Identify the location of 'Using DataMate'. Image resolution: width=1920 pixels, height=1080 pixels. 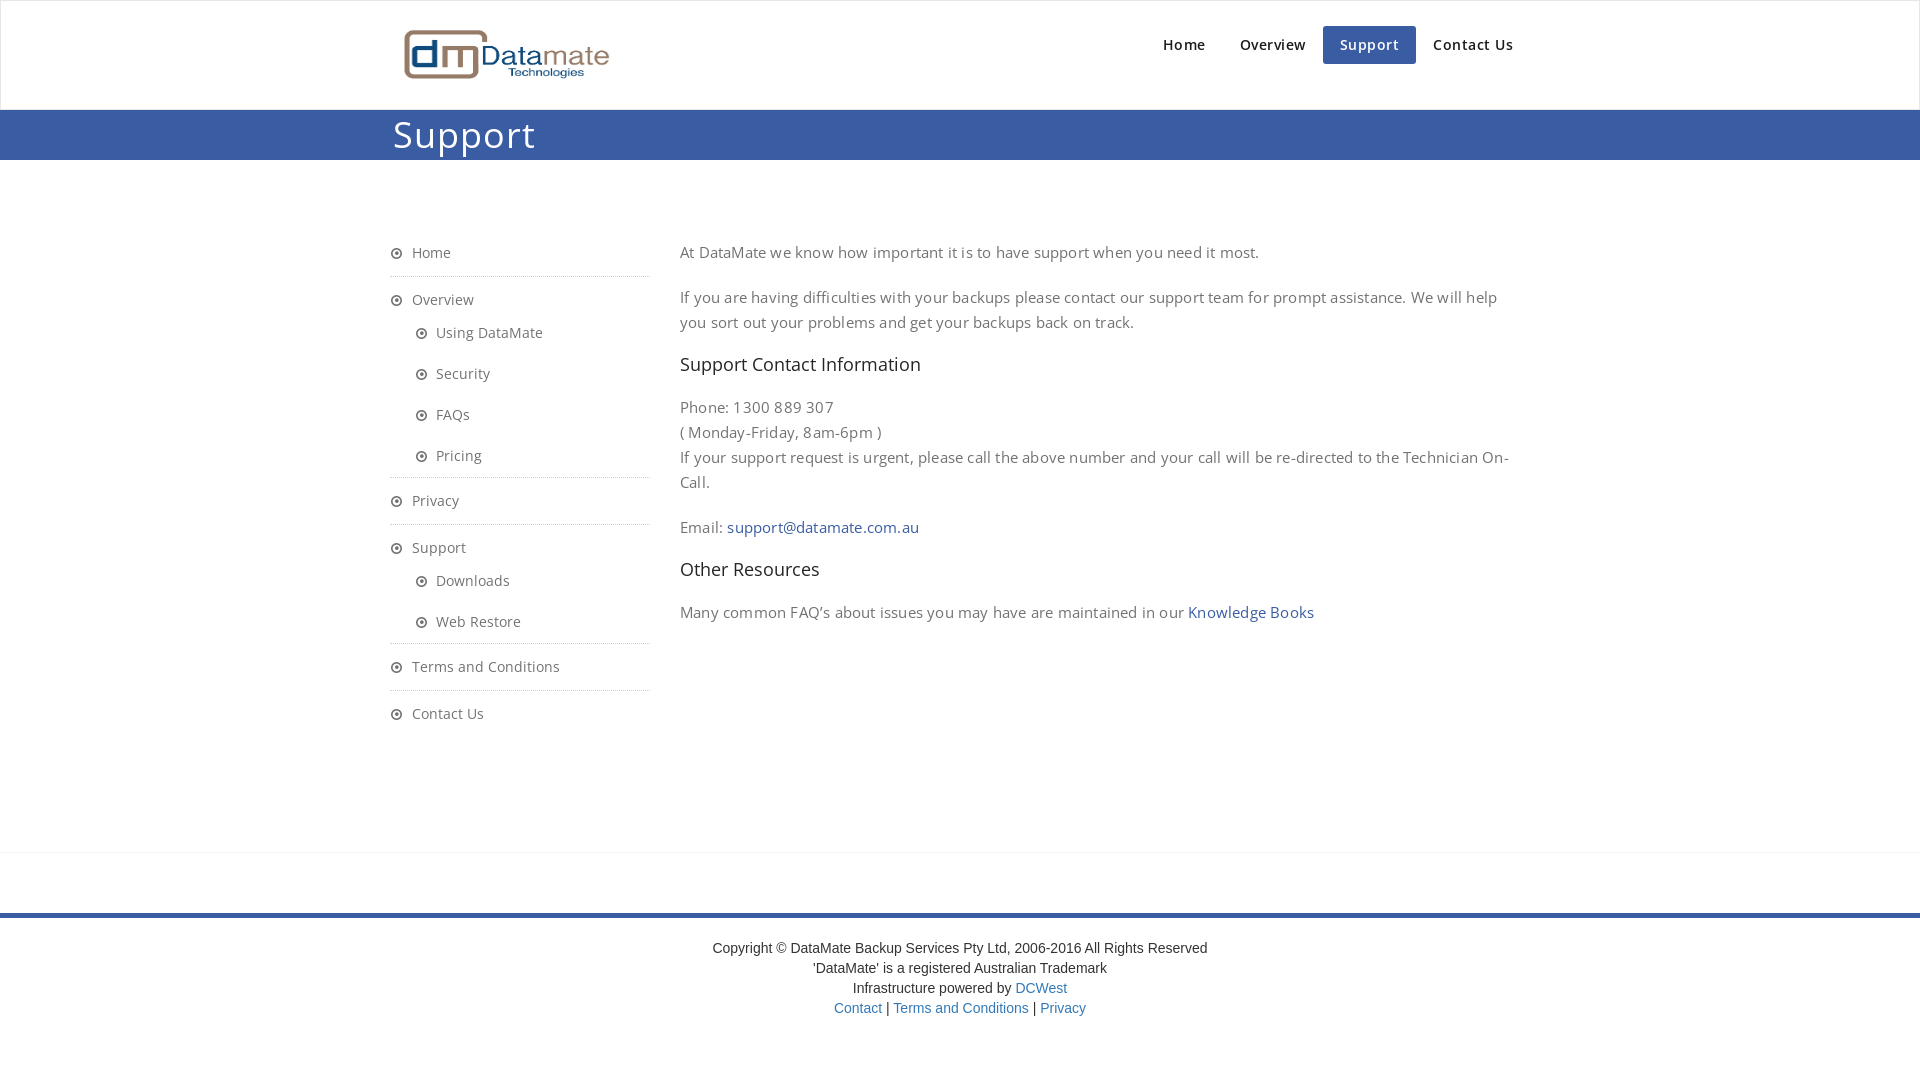
(413, 331).